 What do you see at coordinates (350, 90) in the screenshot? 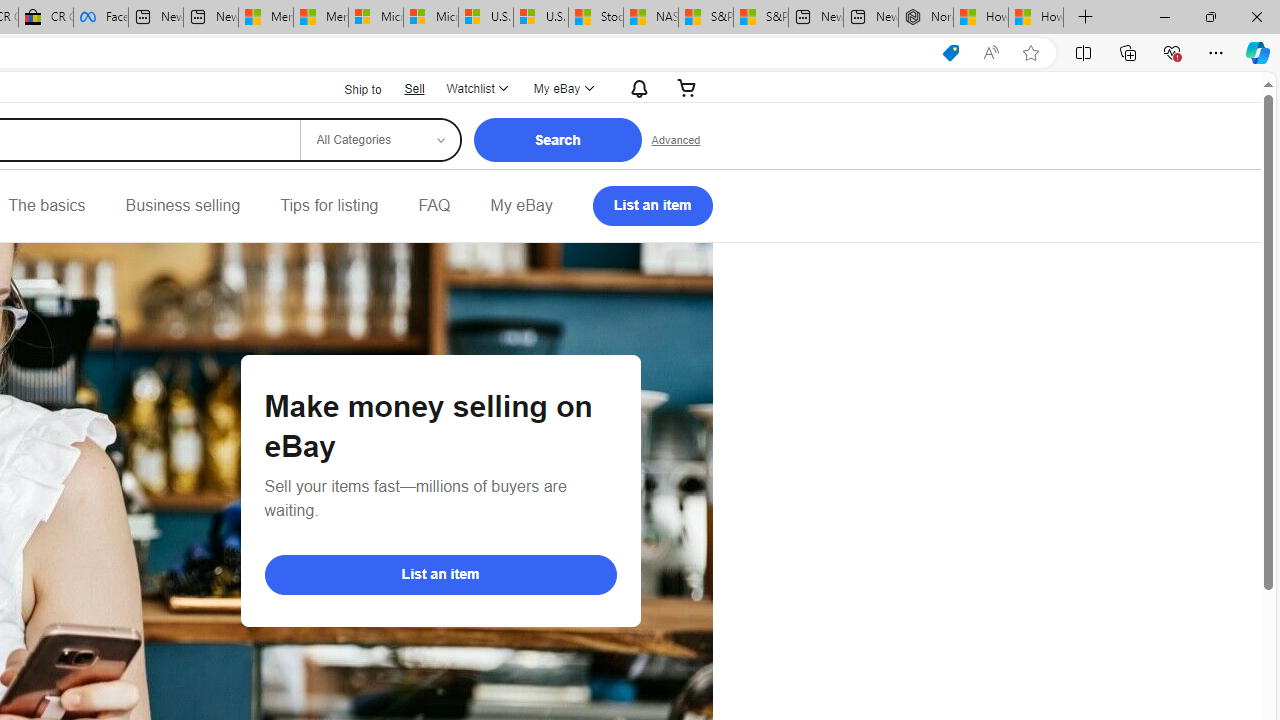
I see `'Ship to'` at bounding box center [350, 90].